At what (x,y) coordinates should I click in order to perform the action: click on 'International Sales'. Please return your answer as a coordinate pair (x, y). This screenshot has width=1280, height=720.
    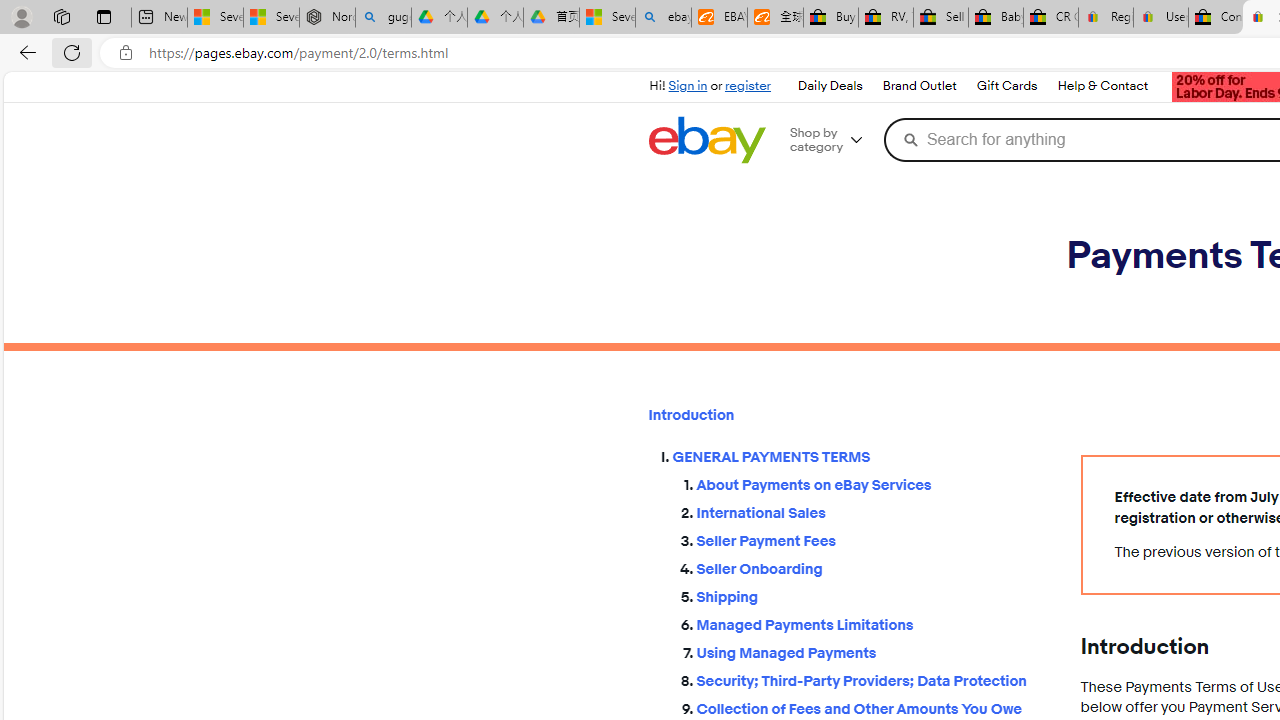
    Looking at the image, I should click on (872, 512).